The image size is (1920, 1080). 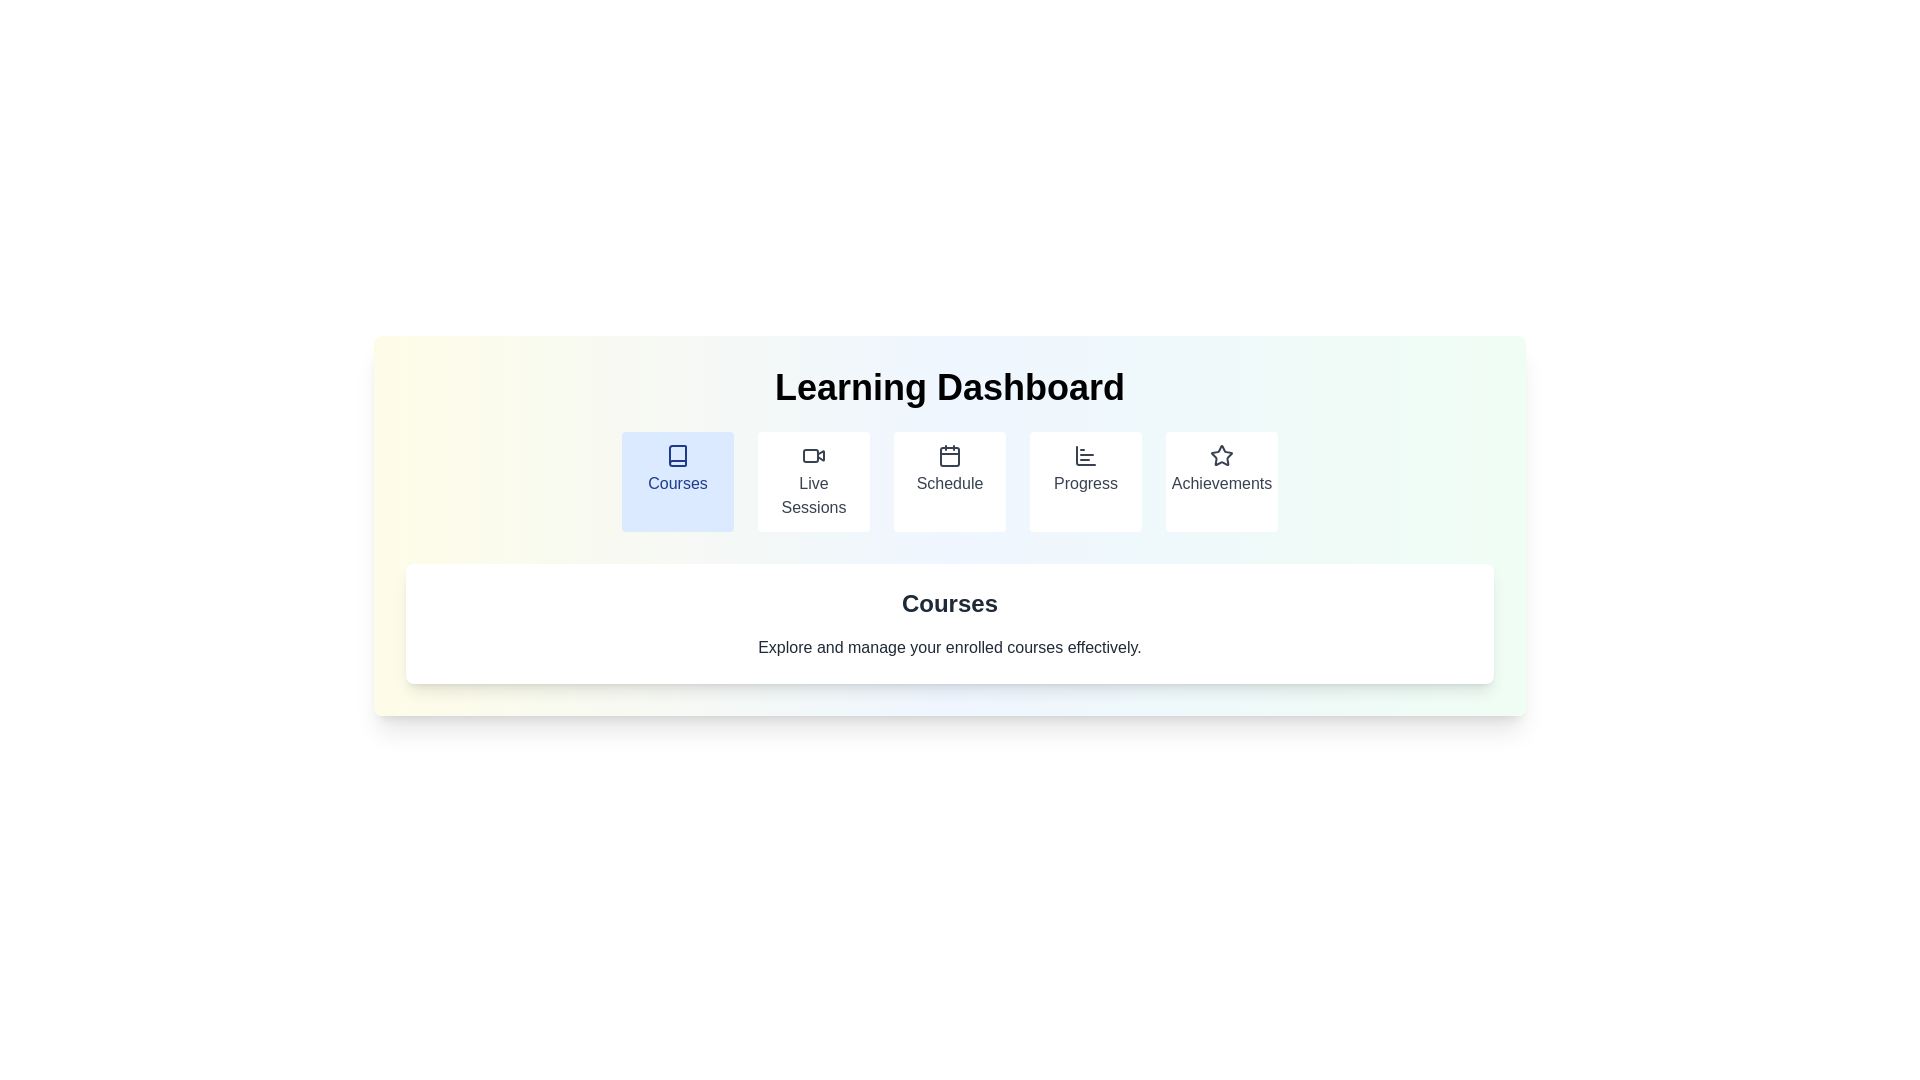 I want to click on the video icon with a camera shape and recording indicator located in the 'Live Sessions' card near the top of the layout, so click(x=814, y=455).